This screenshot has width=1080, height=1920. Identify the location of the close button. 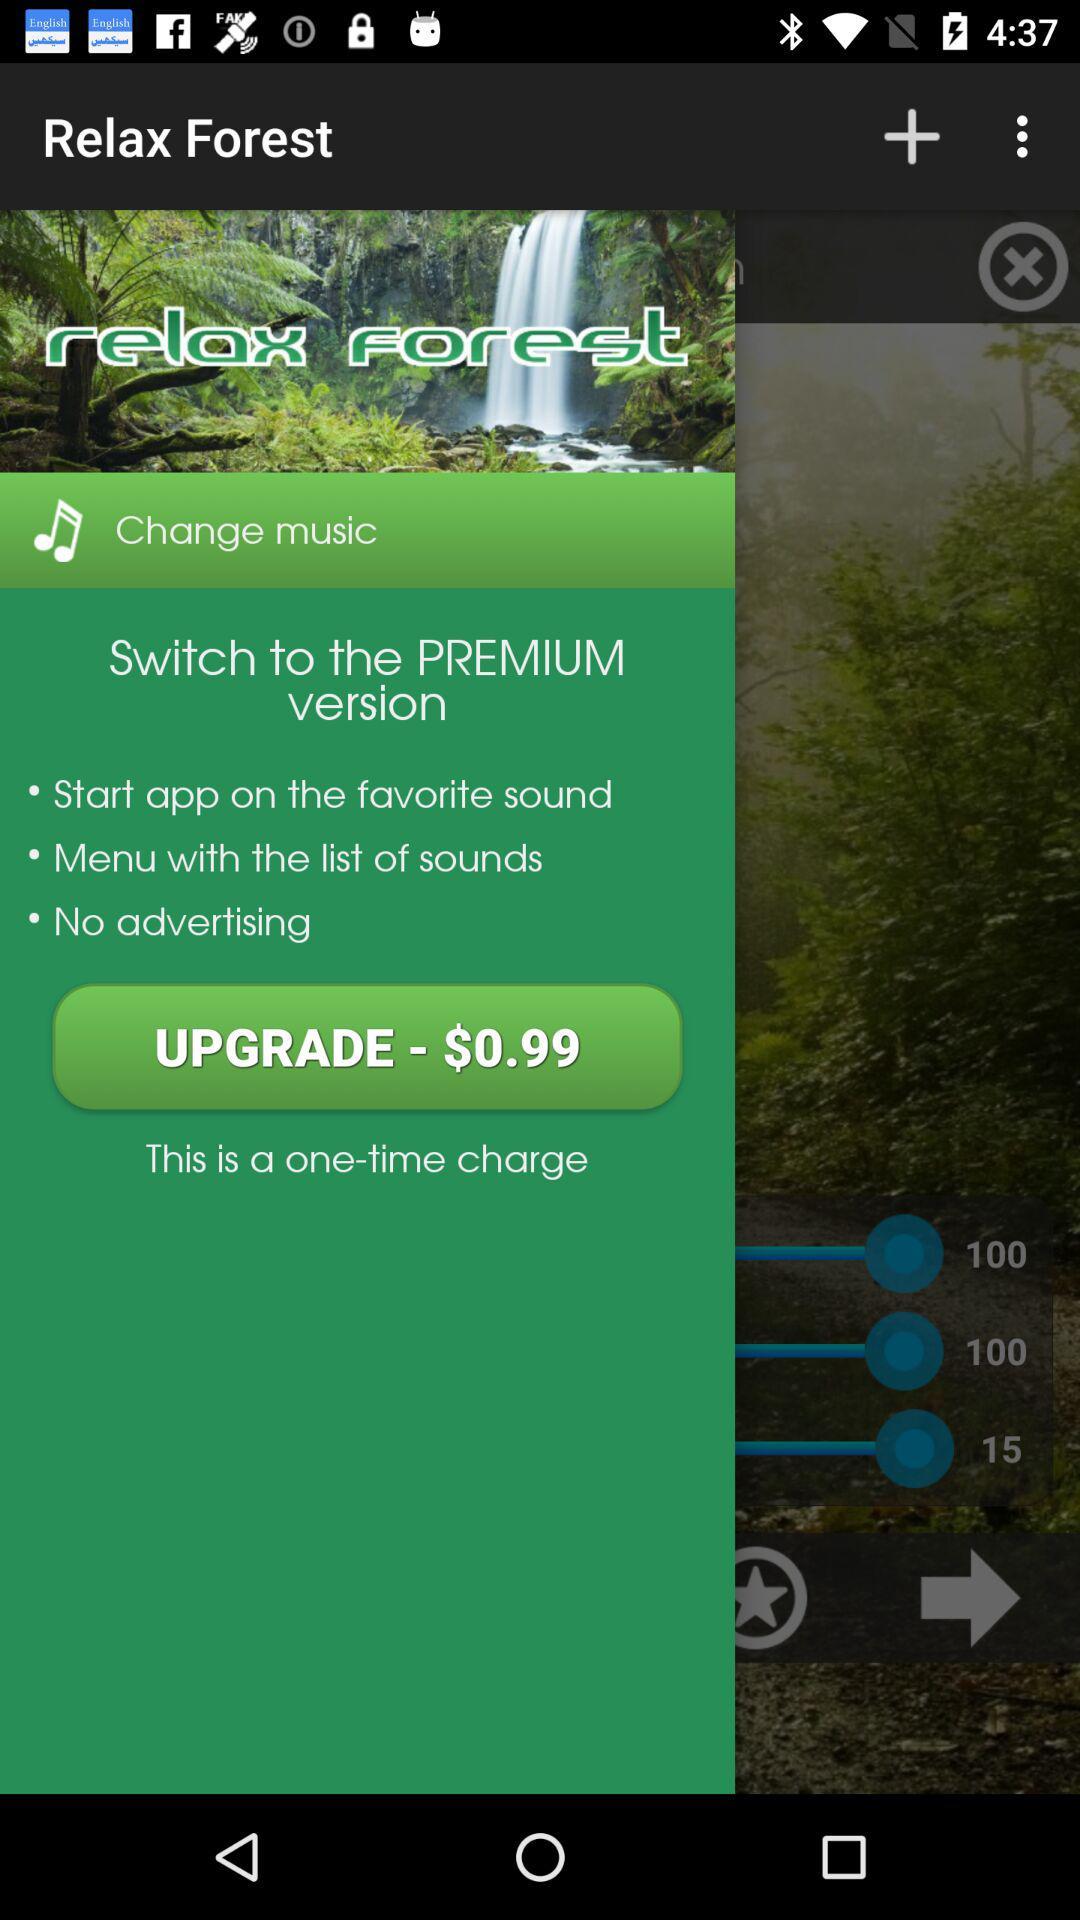
(1023, 265).